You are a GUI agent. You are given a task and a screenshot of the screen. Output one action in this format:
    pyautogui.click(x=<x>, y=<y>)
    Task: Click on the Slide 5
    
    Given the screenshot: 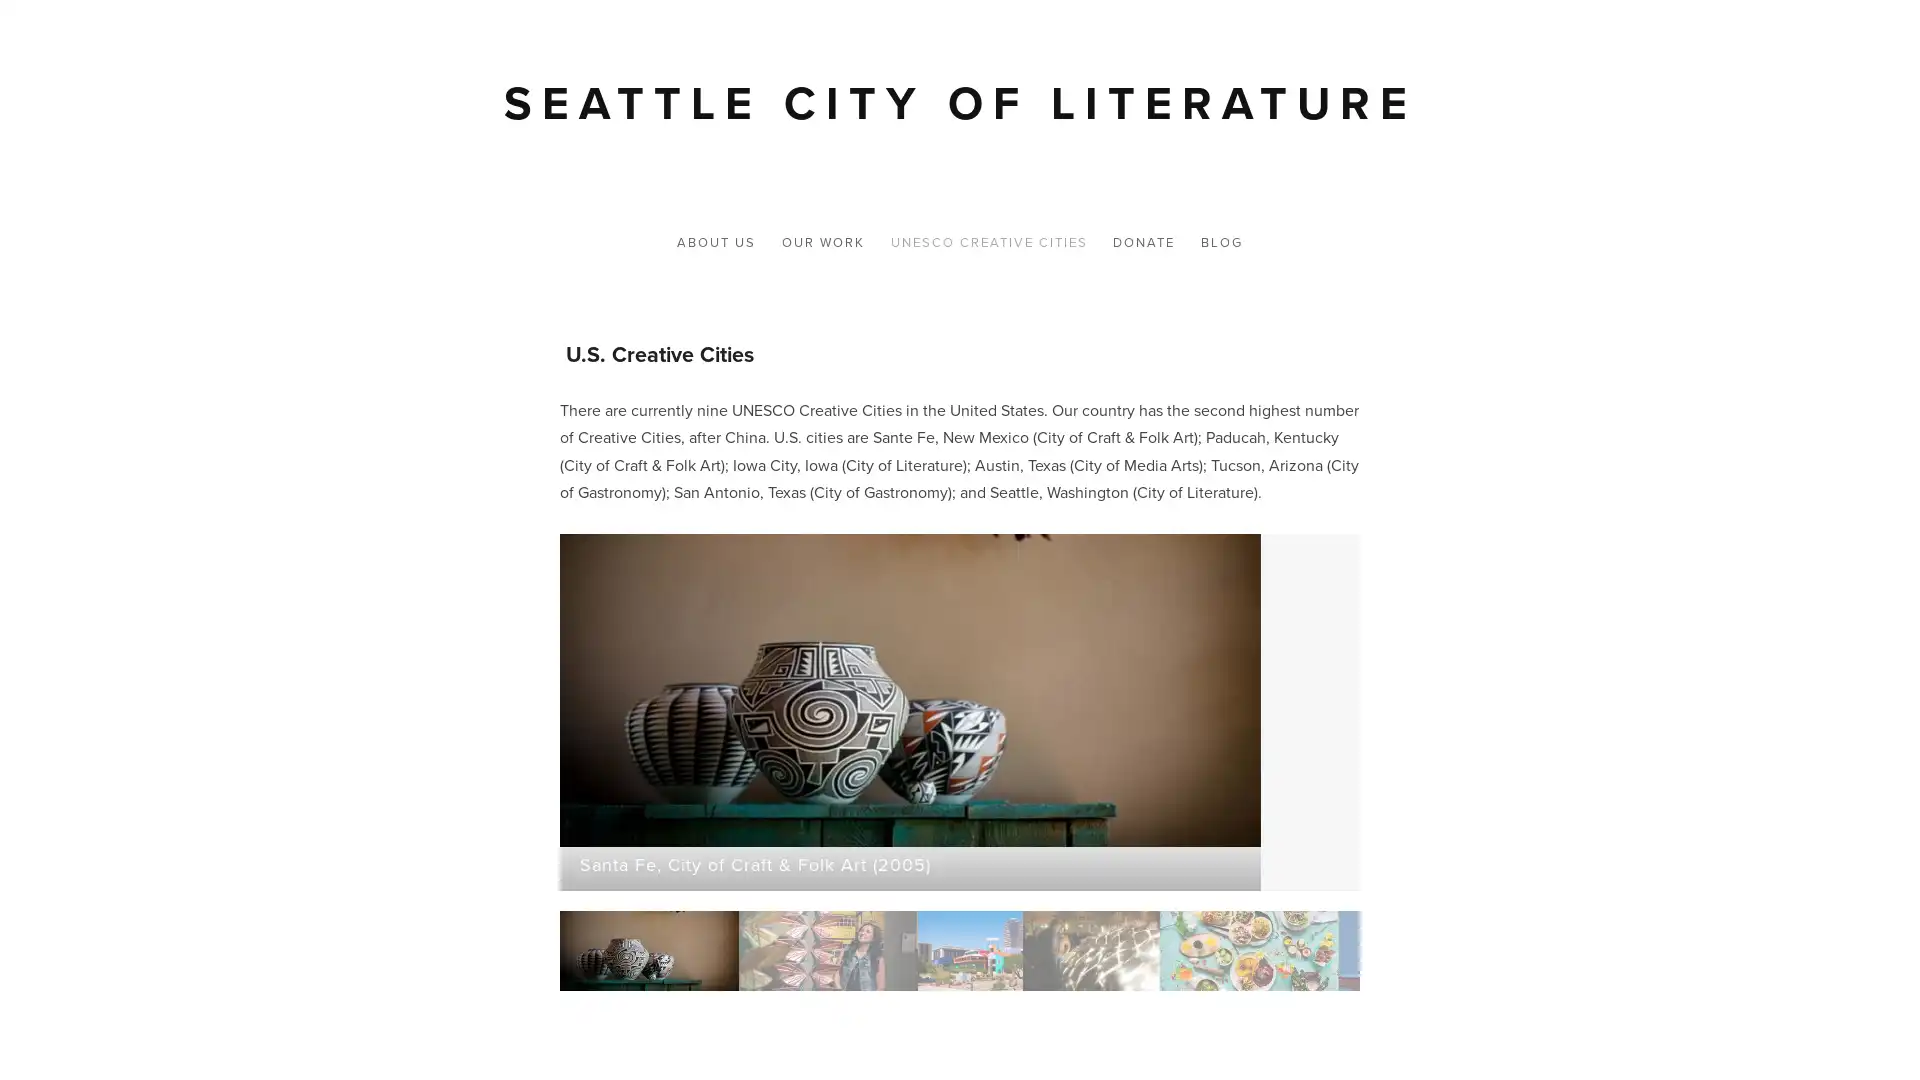 What is the action you would take?
    pyautogui.click(x=978, y=950)
    